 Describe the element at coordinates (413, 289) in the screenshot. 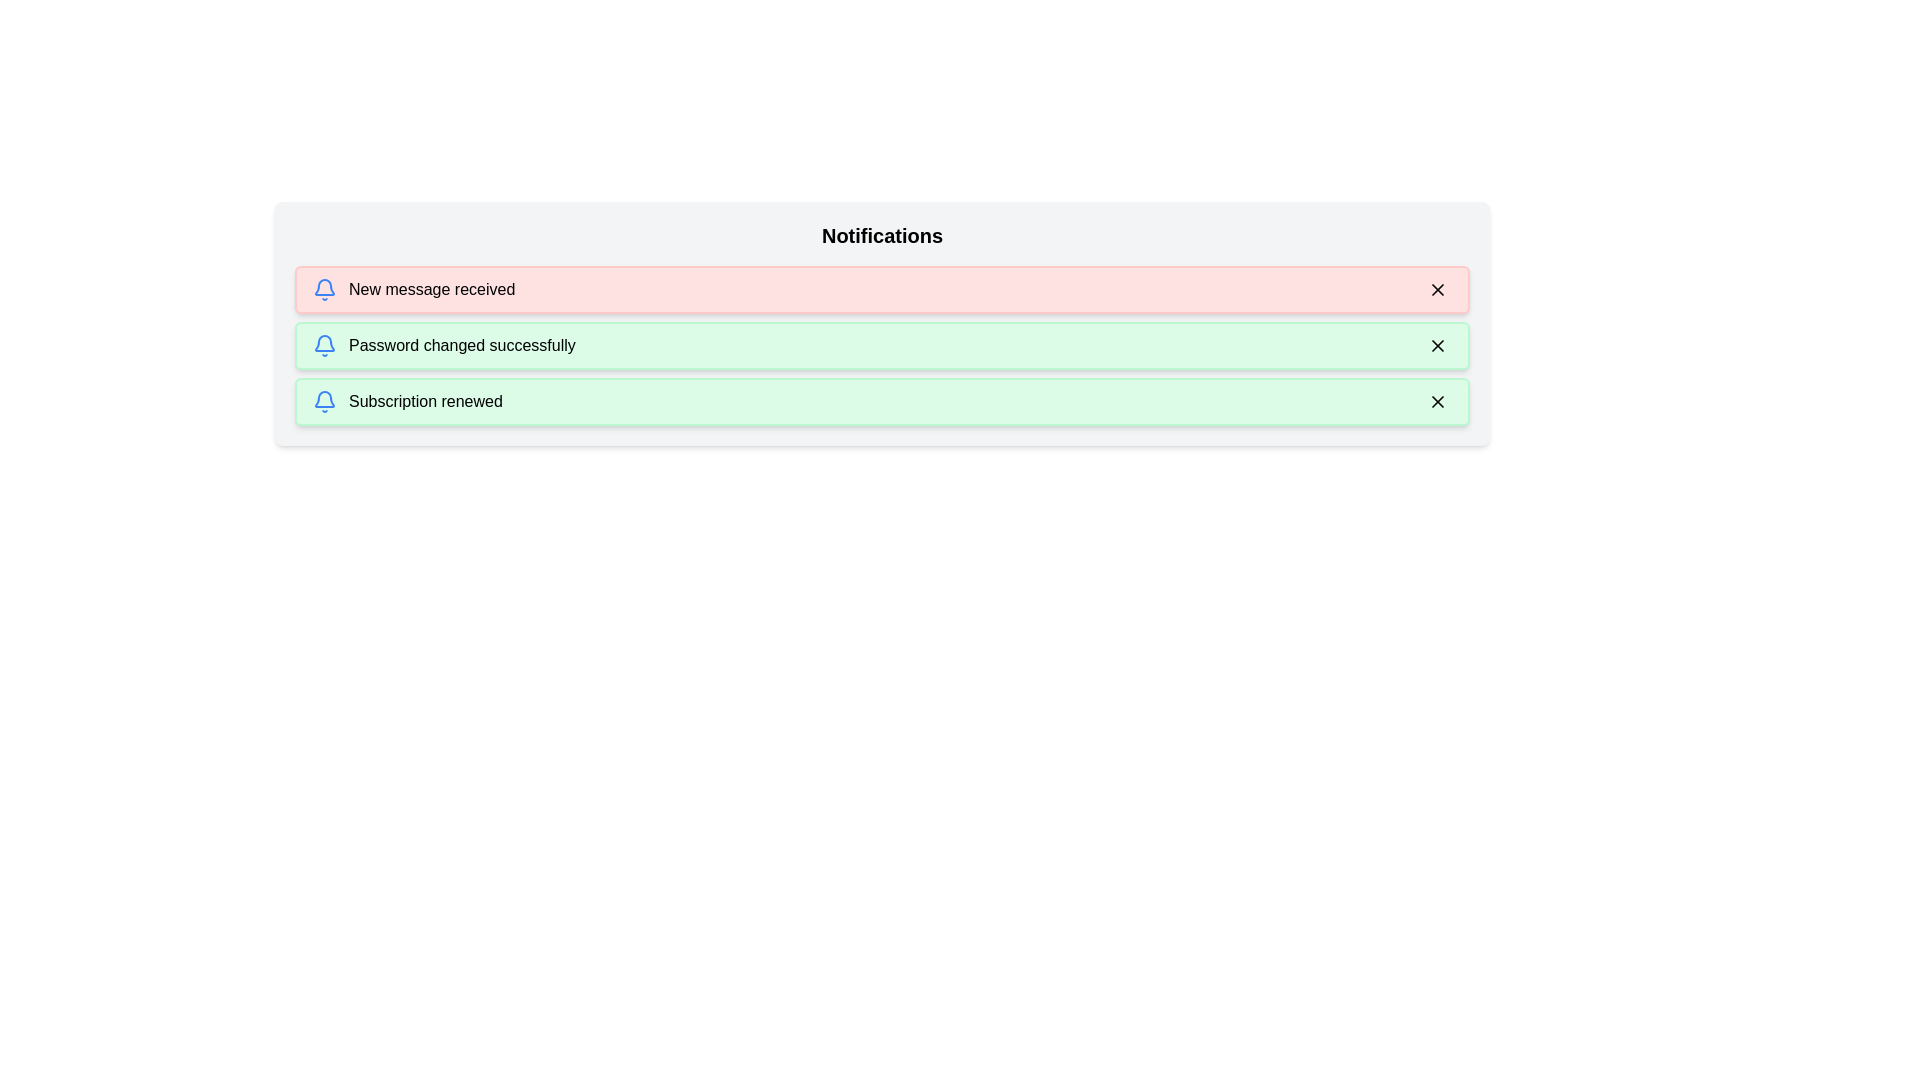

I see `the first notification item with a bell icon and text on the pink background` at that location.